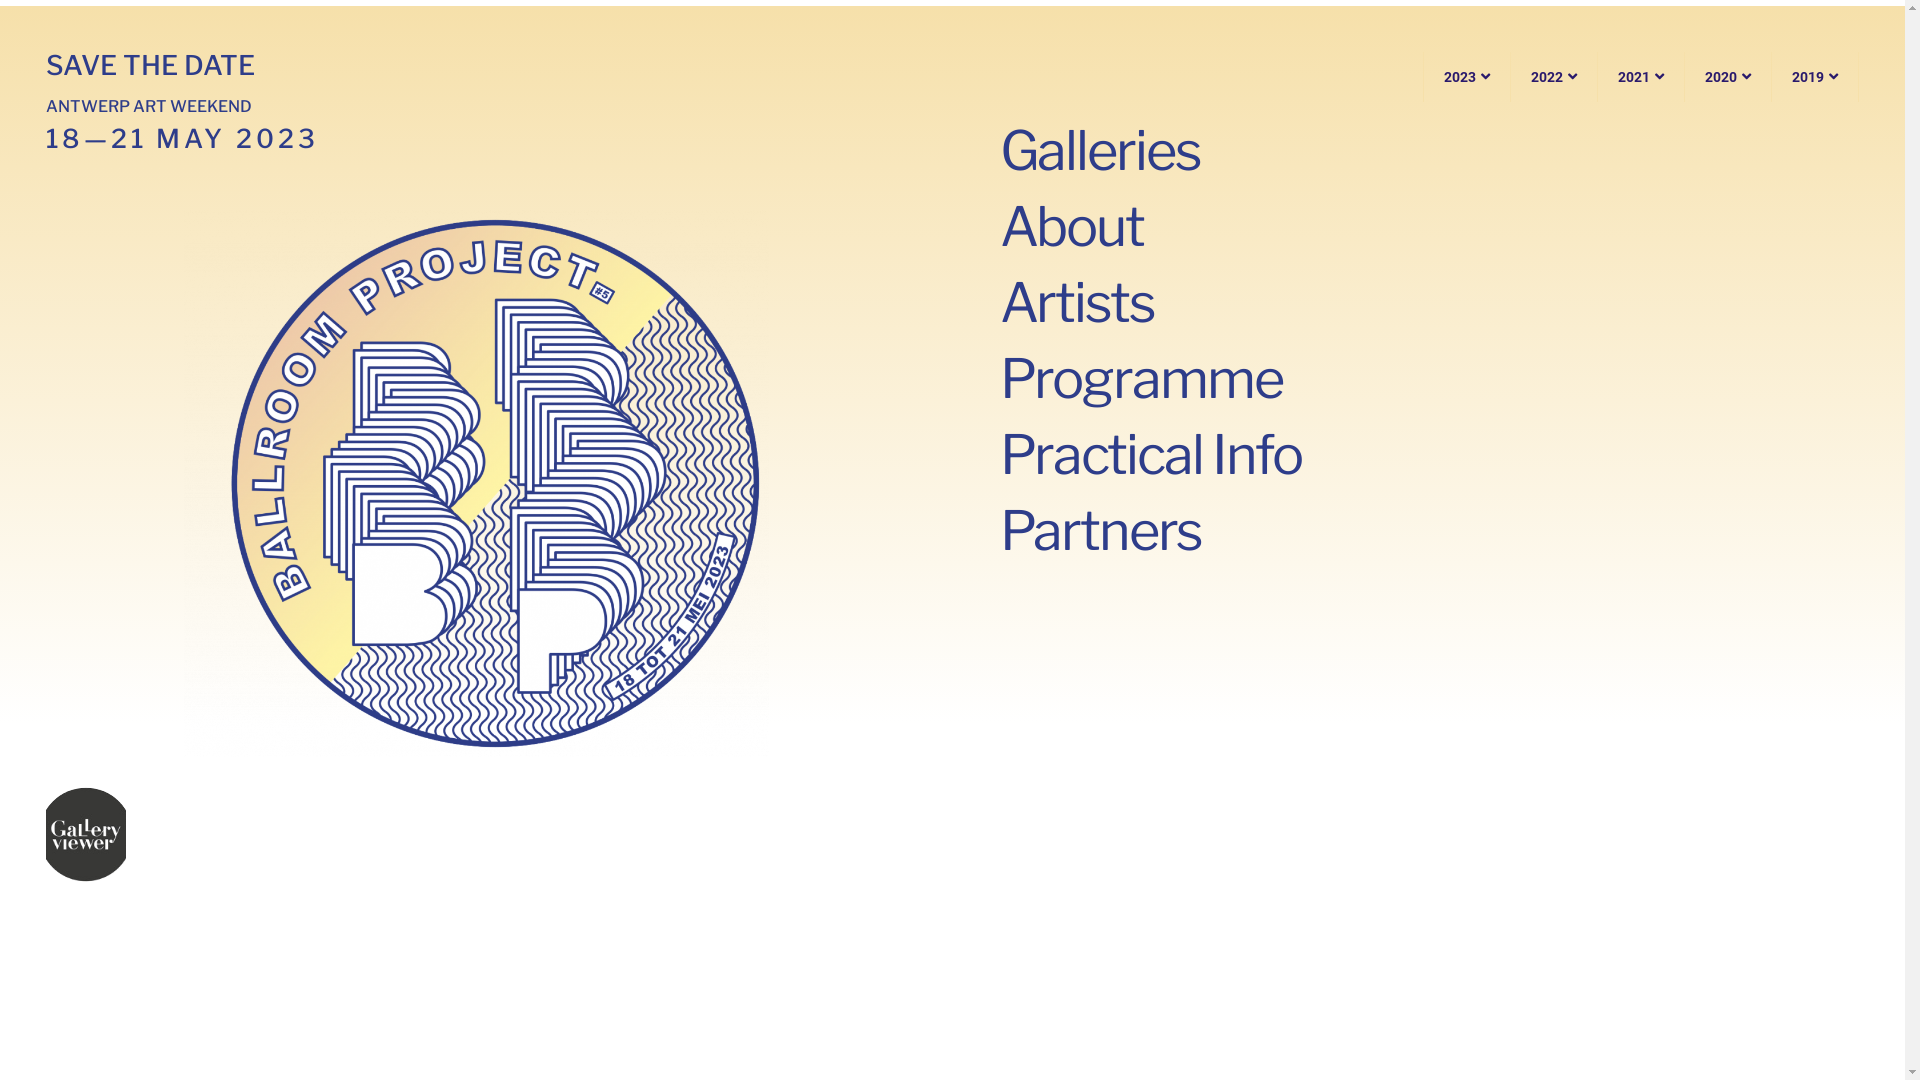 This screenshot has height=1080, width=1920. I want to click on 'About', so click(1070, 226).